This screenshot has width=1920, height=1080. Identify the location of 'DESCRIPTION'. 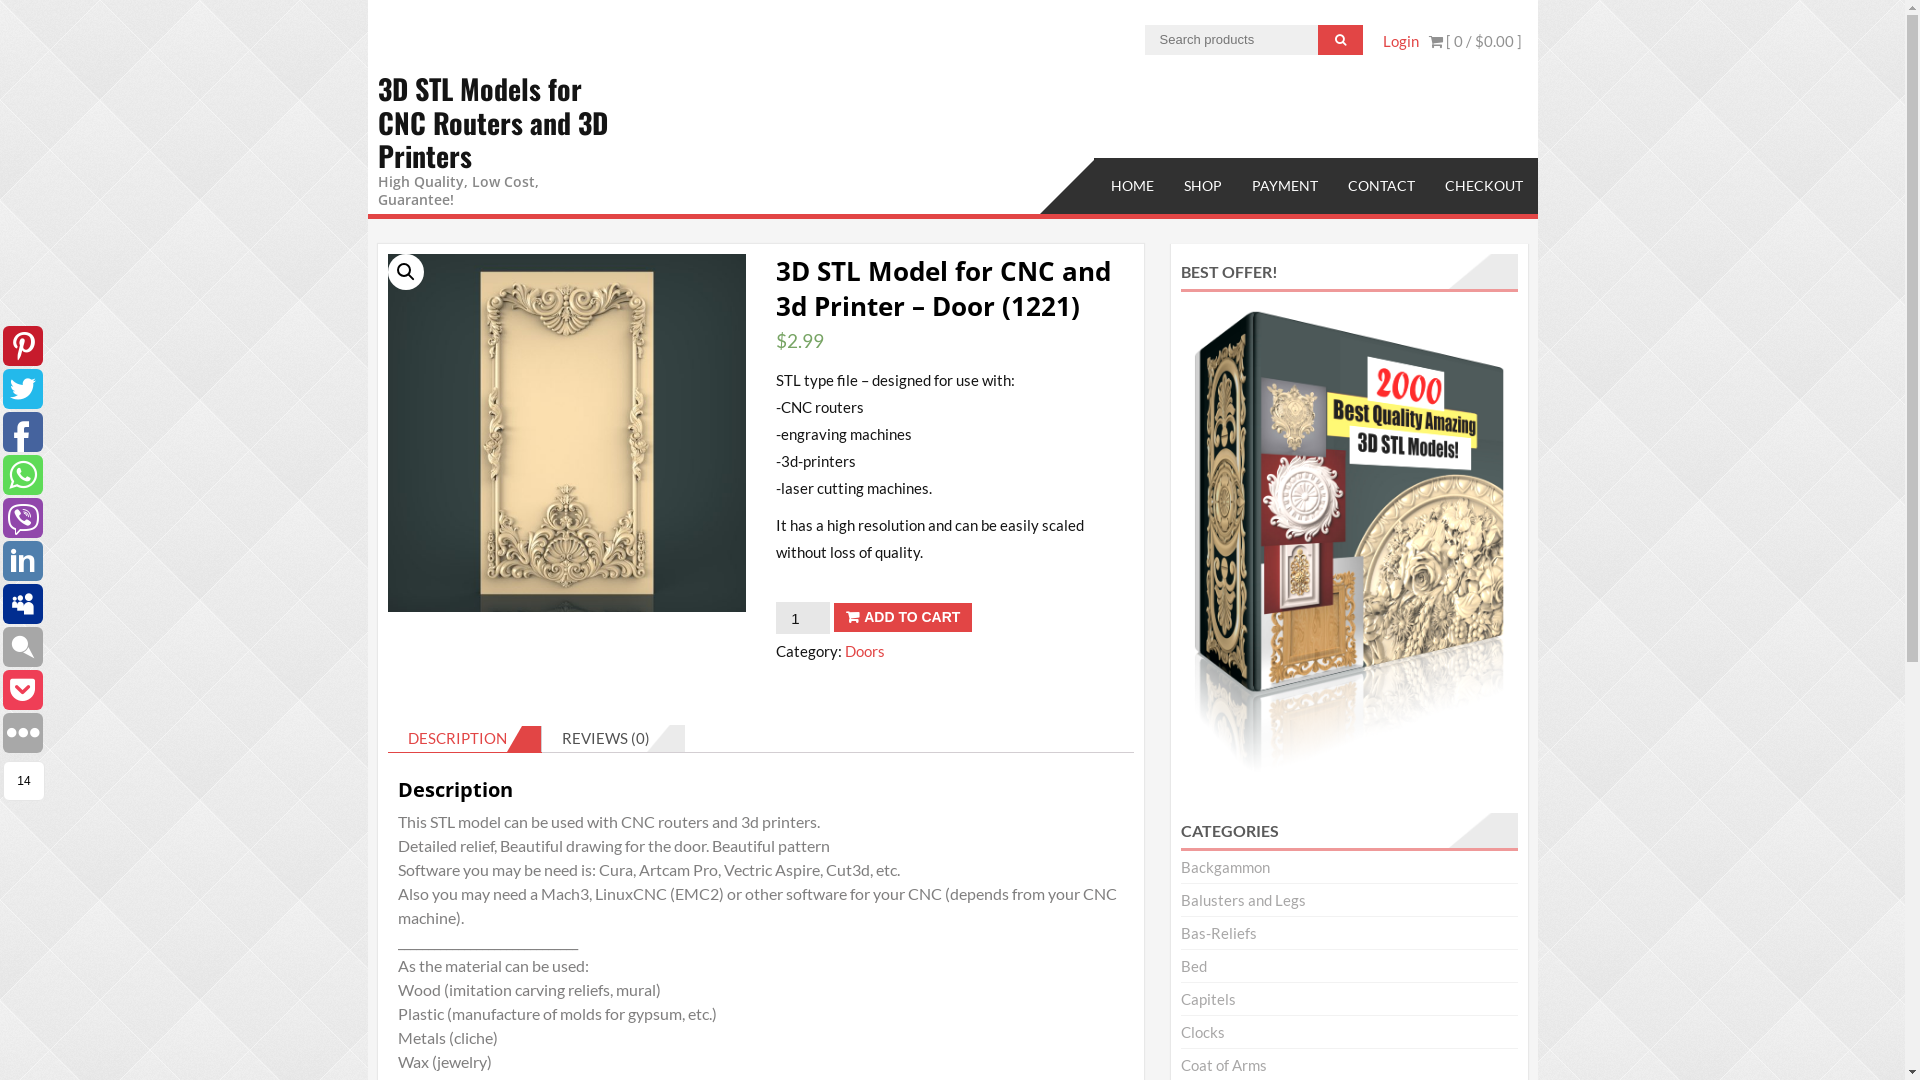
(456, 737).